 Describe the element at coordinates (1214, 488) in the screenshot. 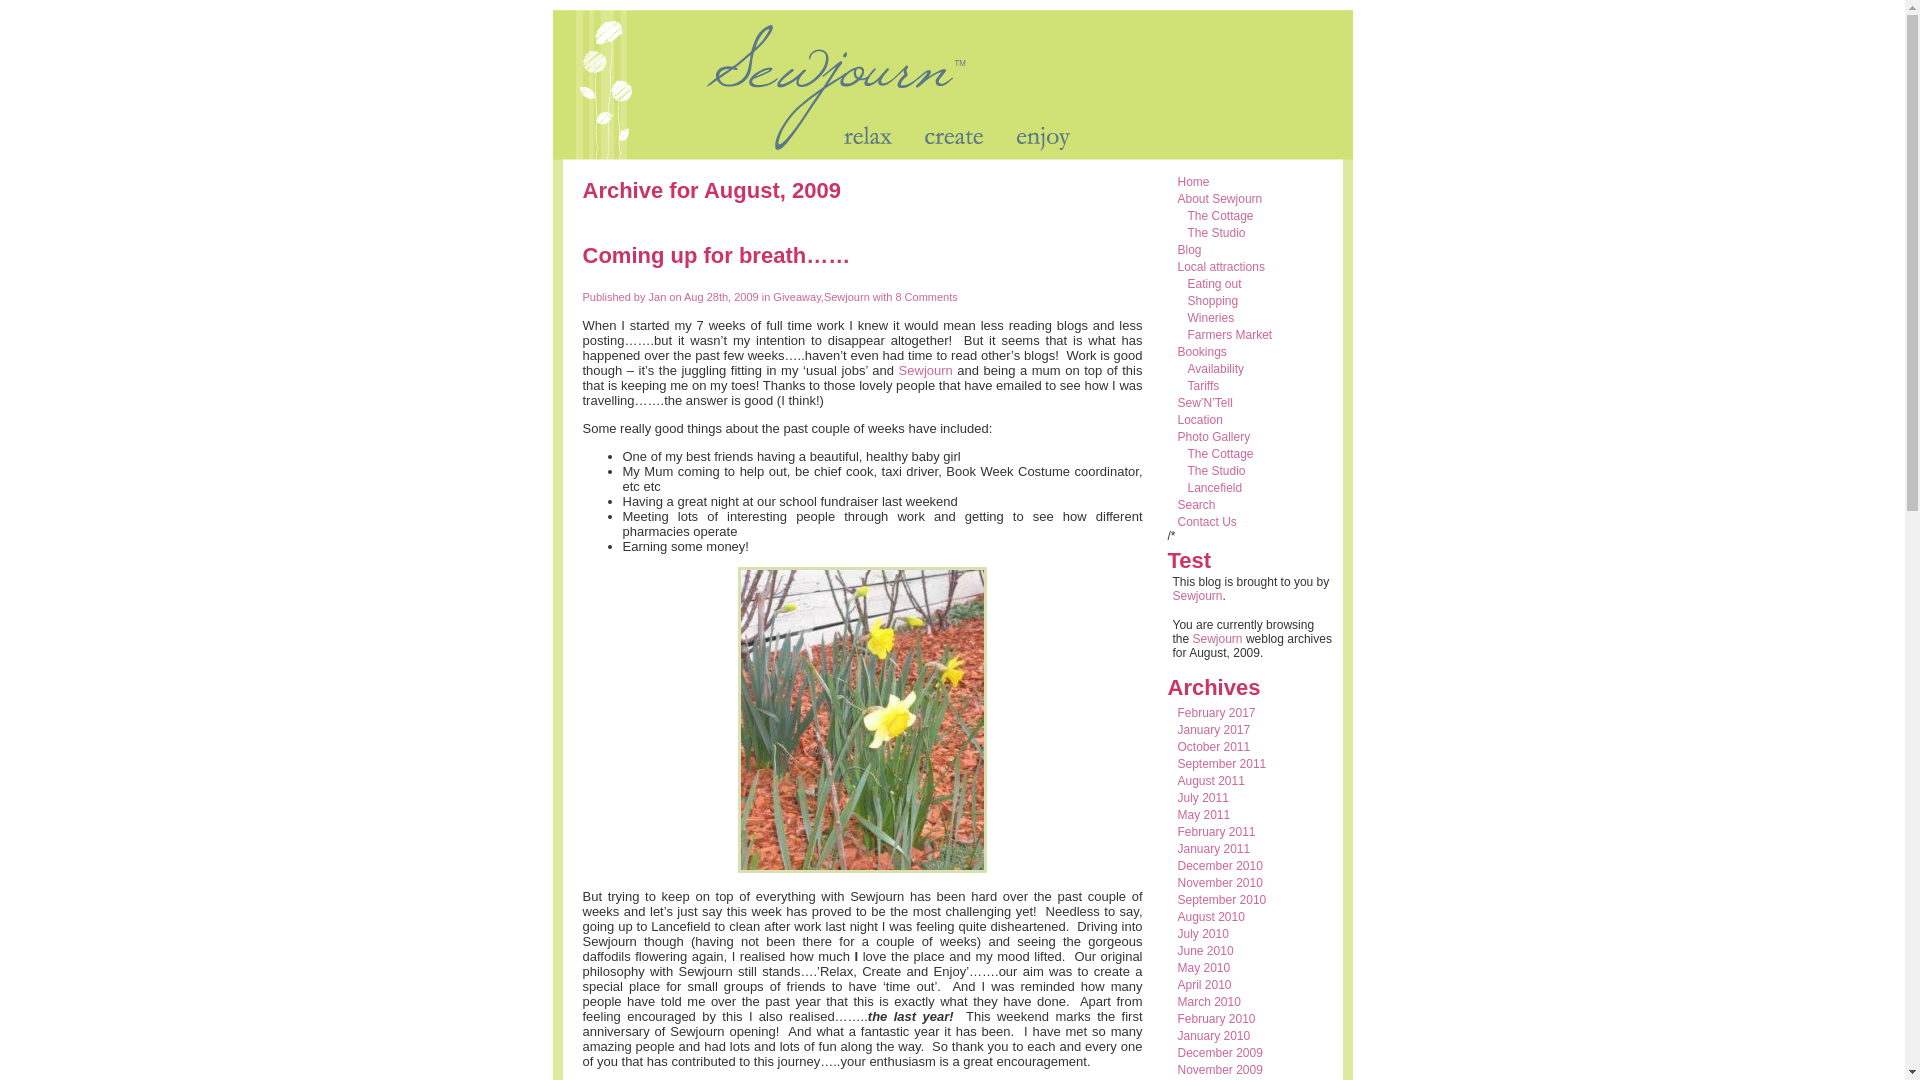

I see `'Lancefield'` at that location.